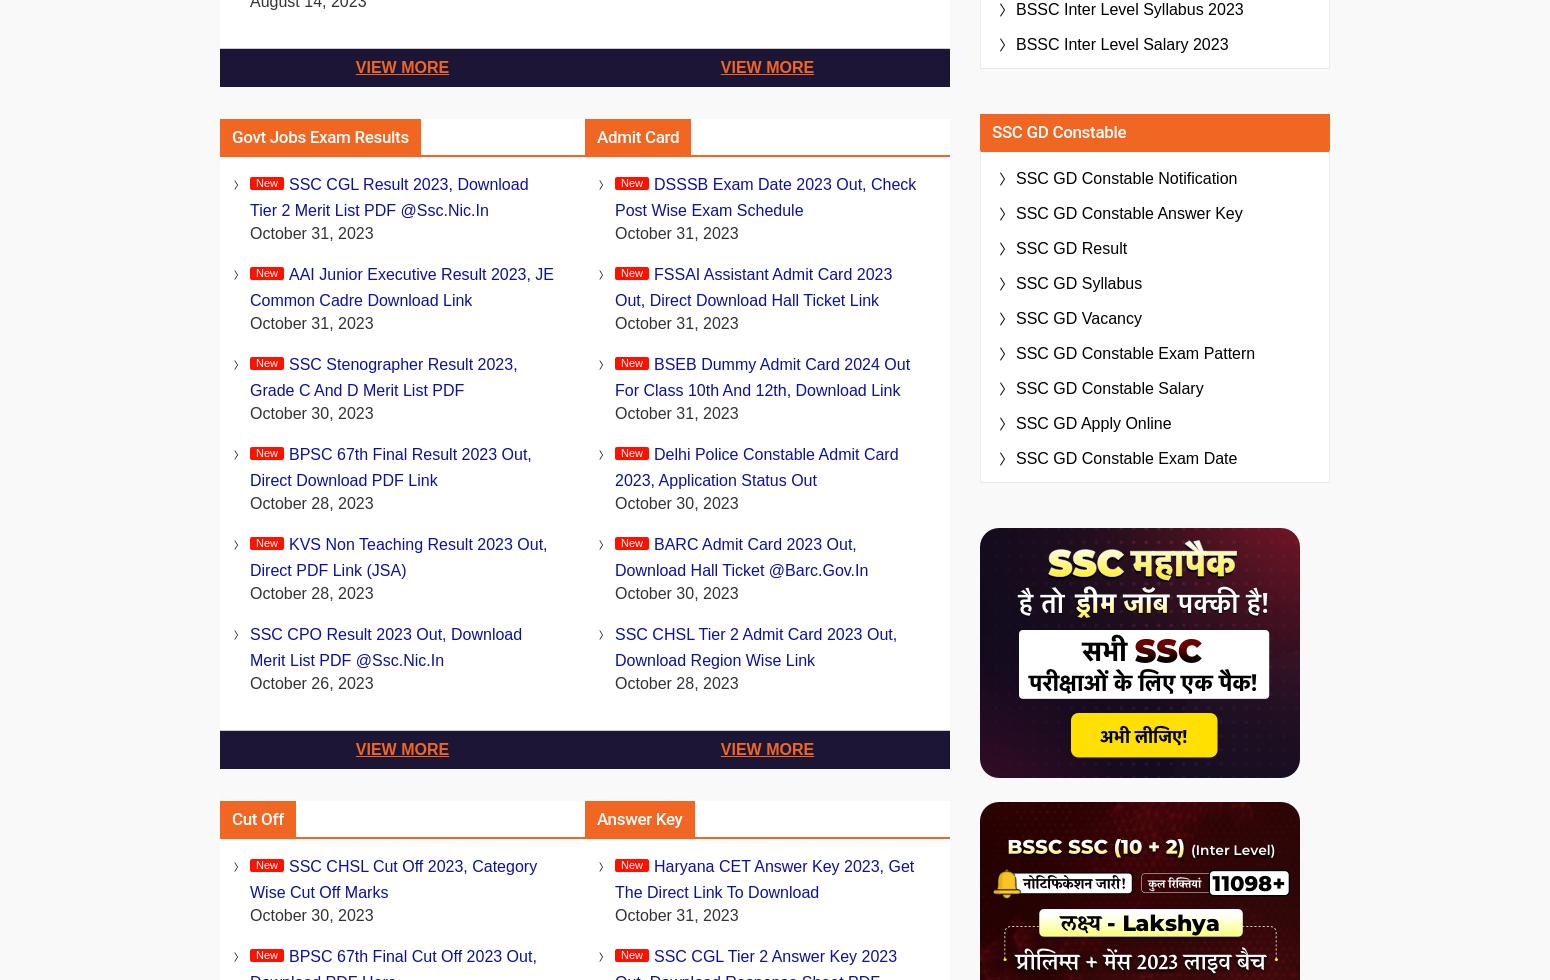 This screenshot has height=980, width=1550. I want to click on 'Answer Key', so click(597, 818).